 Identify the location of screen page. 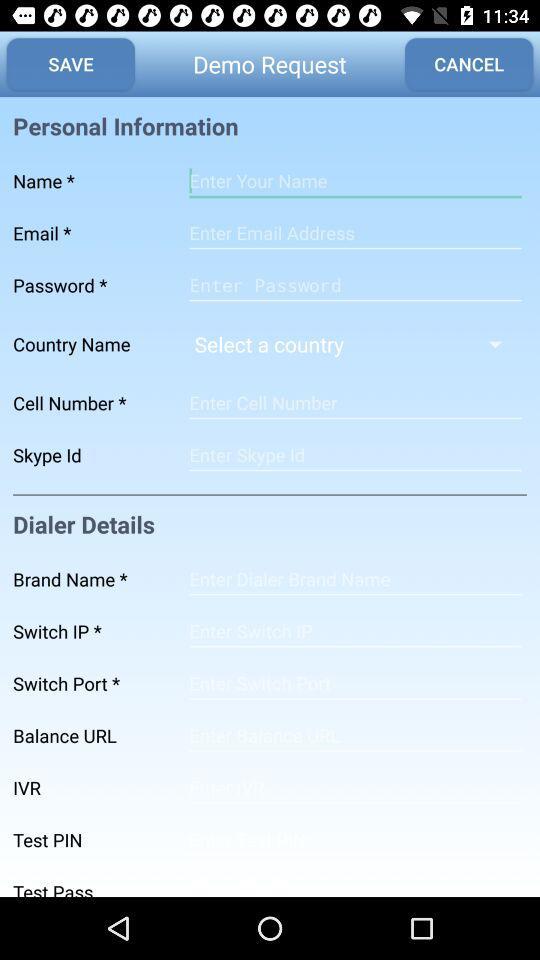
(354, 455).